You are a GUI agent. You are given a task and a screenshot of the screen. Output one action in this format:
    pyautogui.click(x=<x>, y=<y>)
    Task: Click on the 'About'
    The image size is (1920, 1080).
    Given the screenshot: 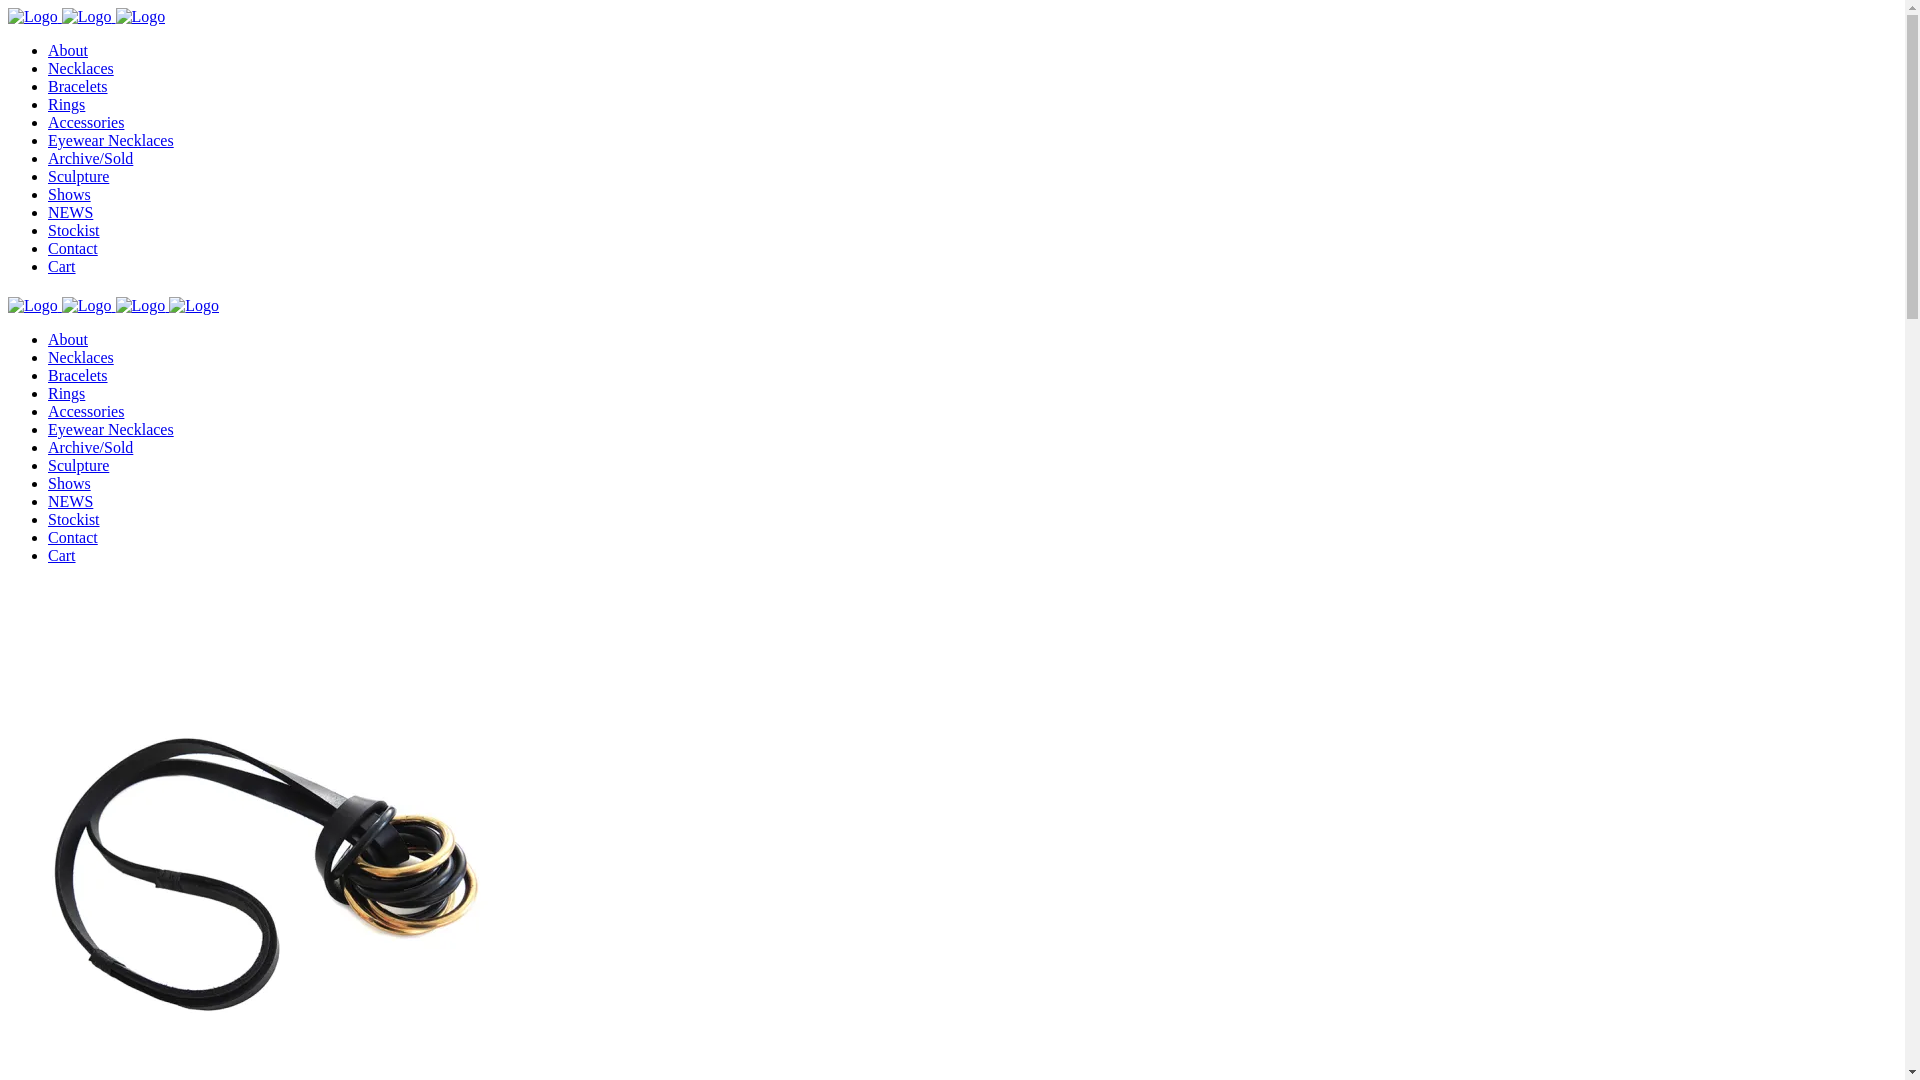 What is the action you would take?
    pyautogui.click(x=67, y=338)
    